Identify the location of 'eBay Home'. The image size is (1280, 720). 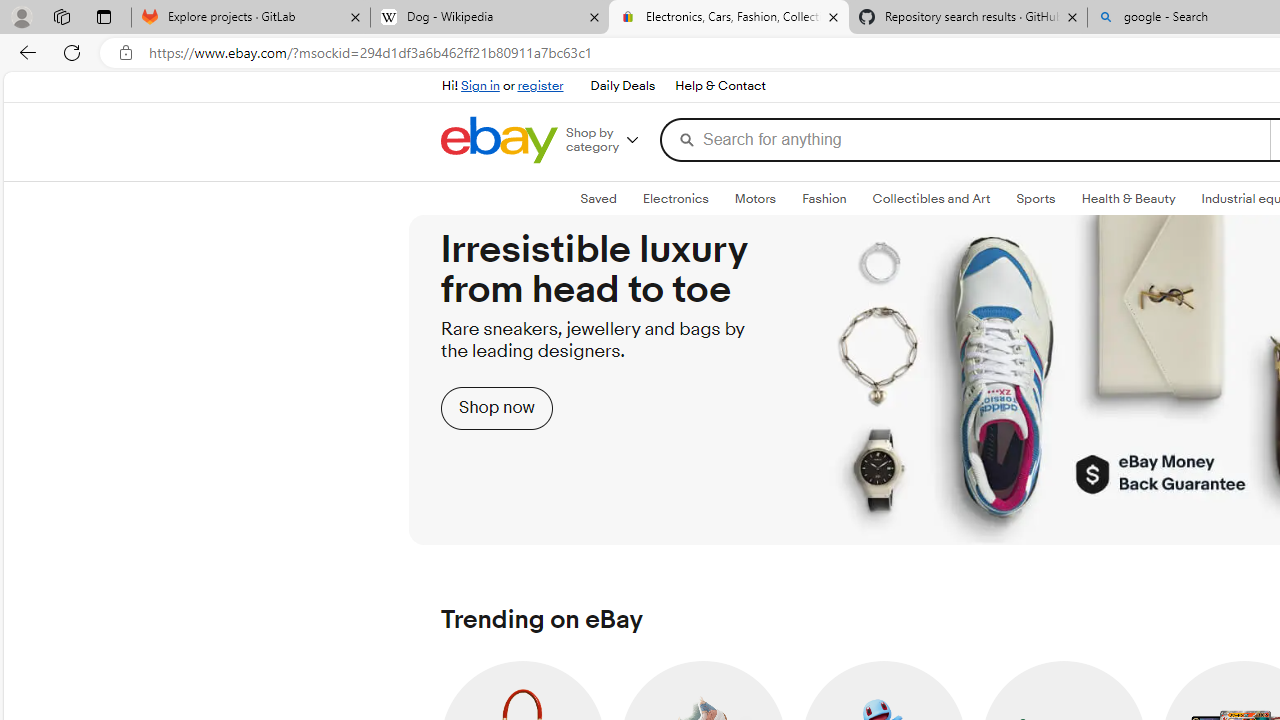
(499, 139).